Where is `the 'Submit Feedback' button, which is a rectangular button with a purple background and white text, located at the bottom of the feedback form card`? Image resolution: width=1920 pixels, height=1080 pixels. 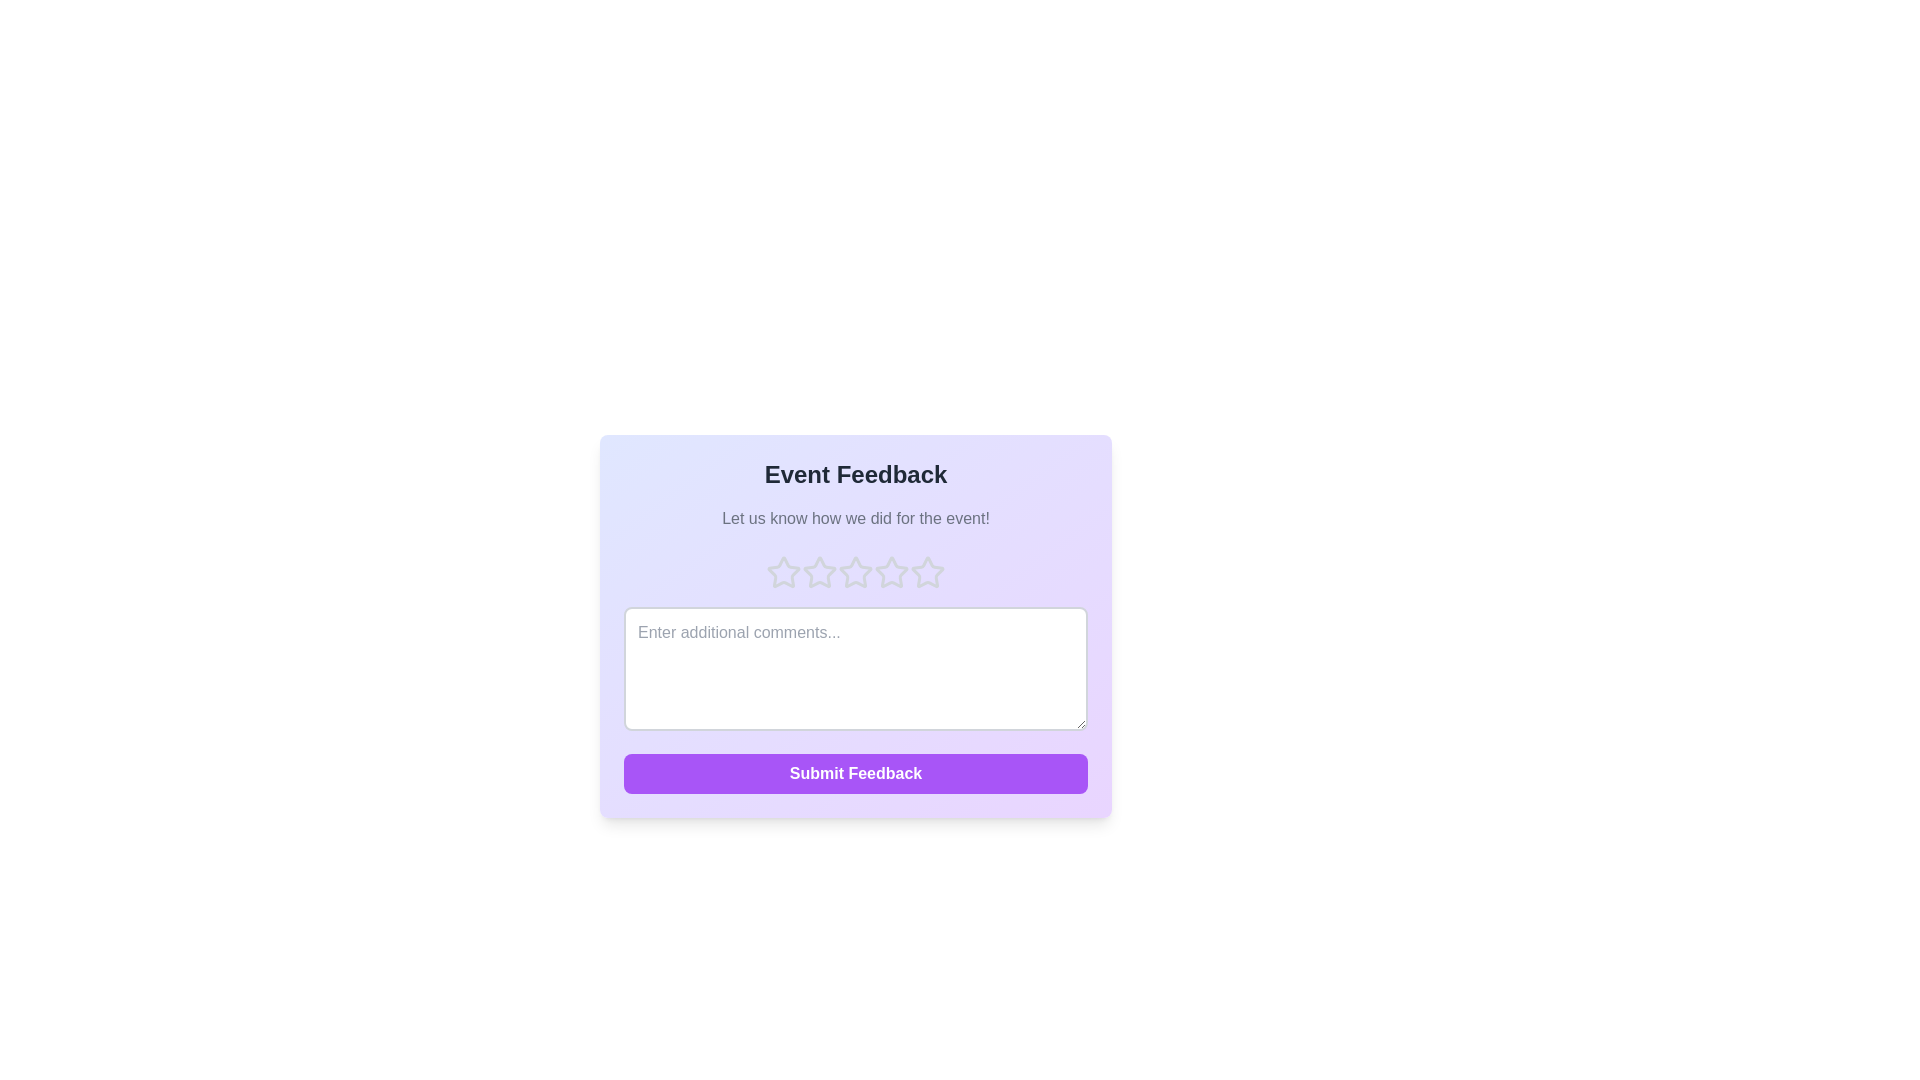 the 'Submit Feedback' button, which is a rectangular button with a purple background and white text, located at the bottom of the feedback form card is located at coordinates (855, 773).